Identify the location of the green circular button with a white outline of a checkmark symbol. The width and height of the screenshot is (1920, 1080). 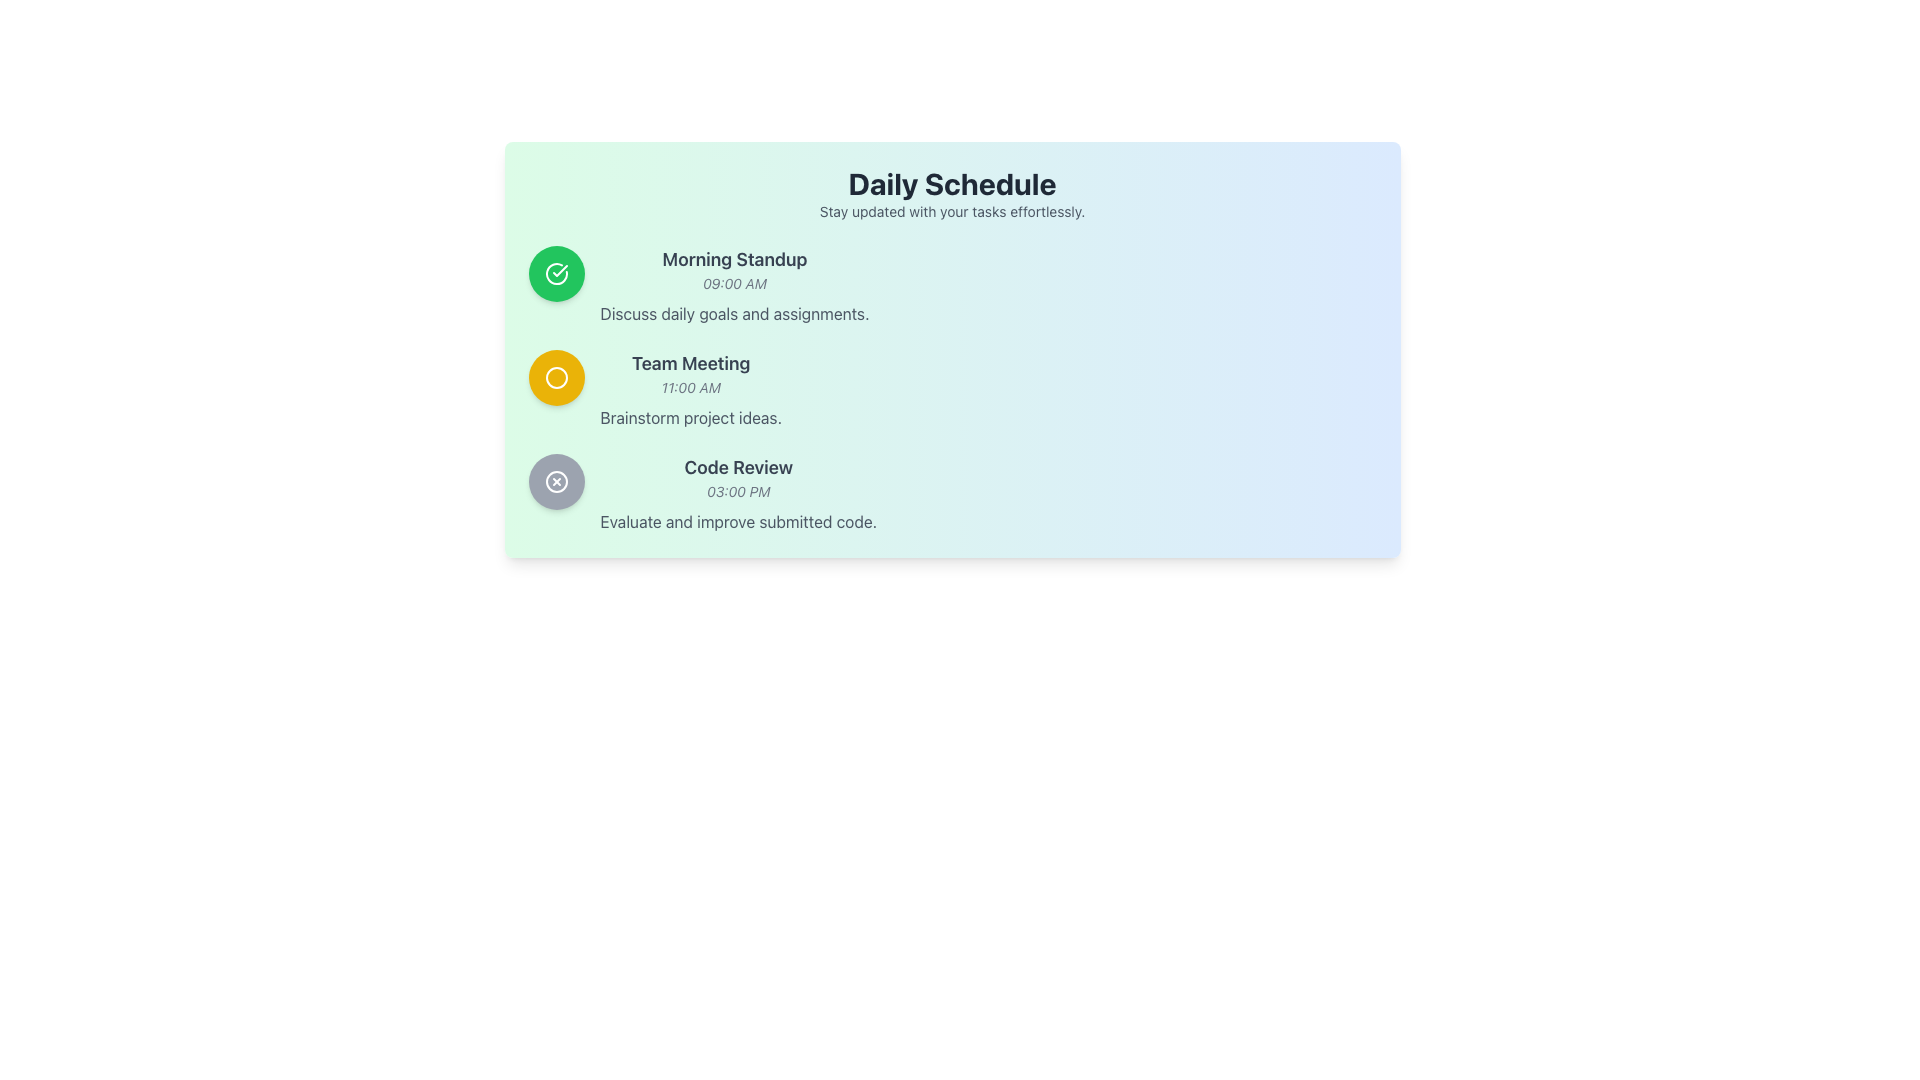
(556, 273).